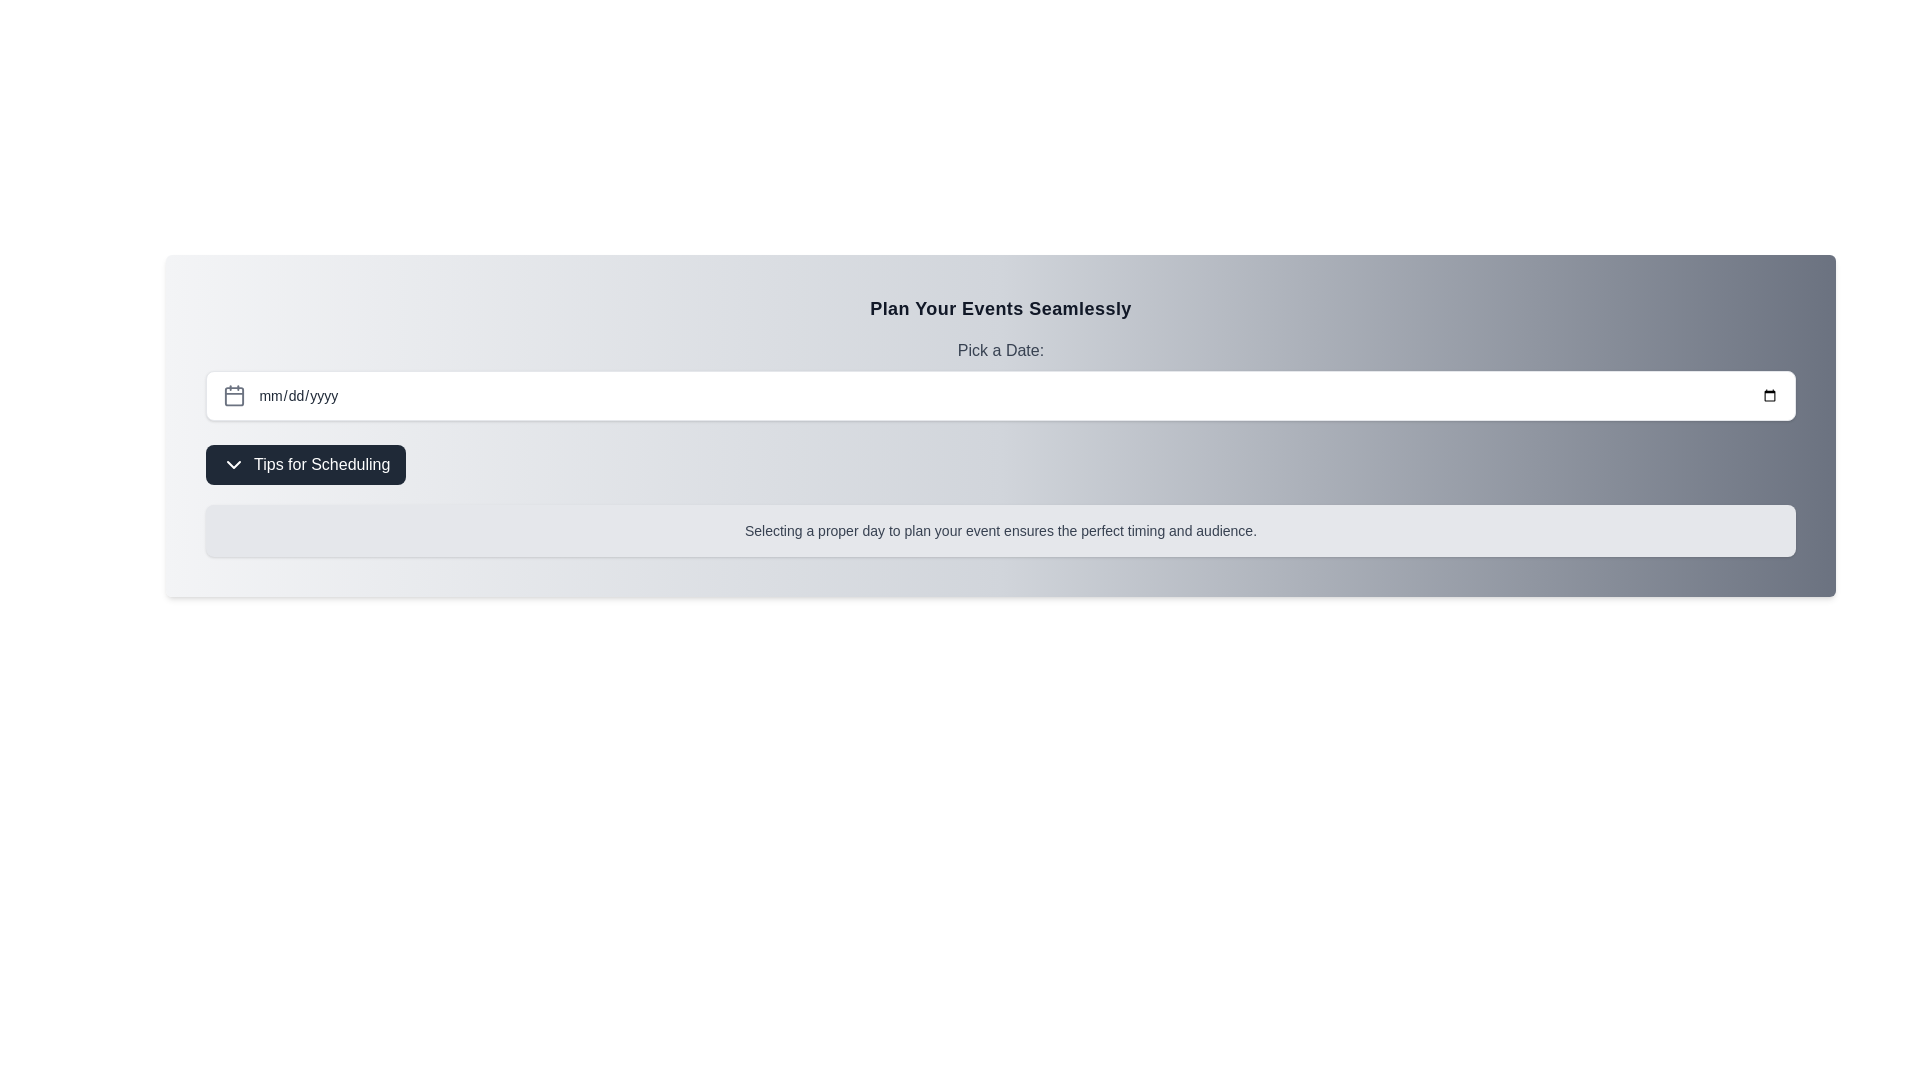 The width and height of the screenshot is (1920, 1080). Describe the element at coordinates (234, 396) in the screenshot. I see `the gray calendar icon located to the left of the 'Pick a Date' input field` at that location.